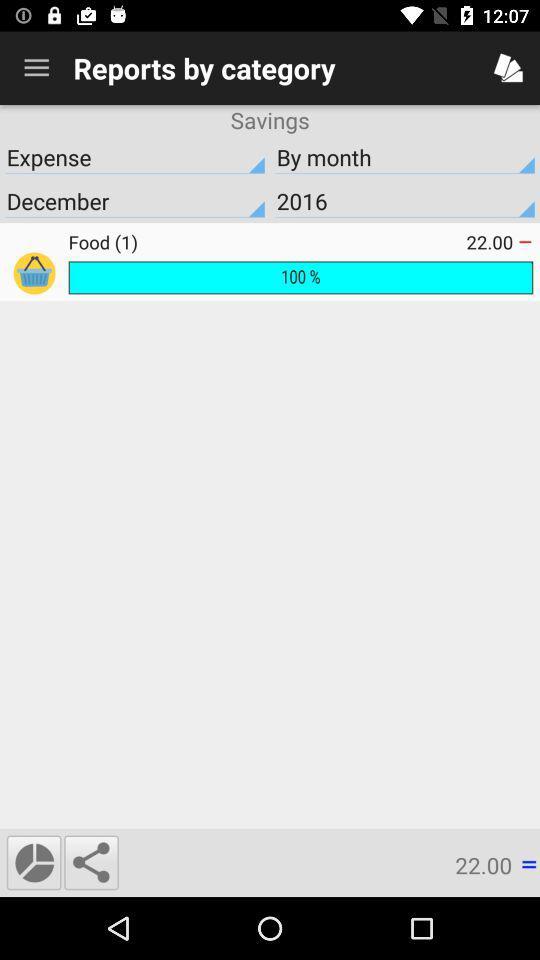  What do you see at coordinates (90, 861) in the screenshot?
I see `the share icon` at bounding box center [90, 861].